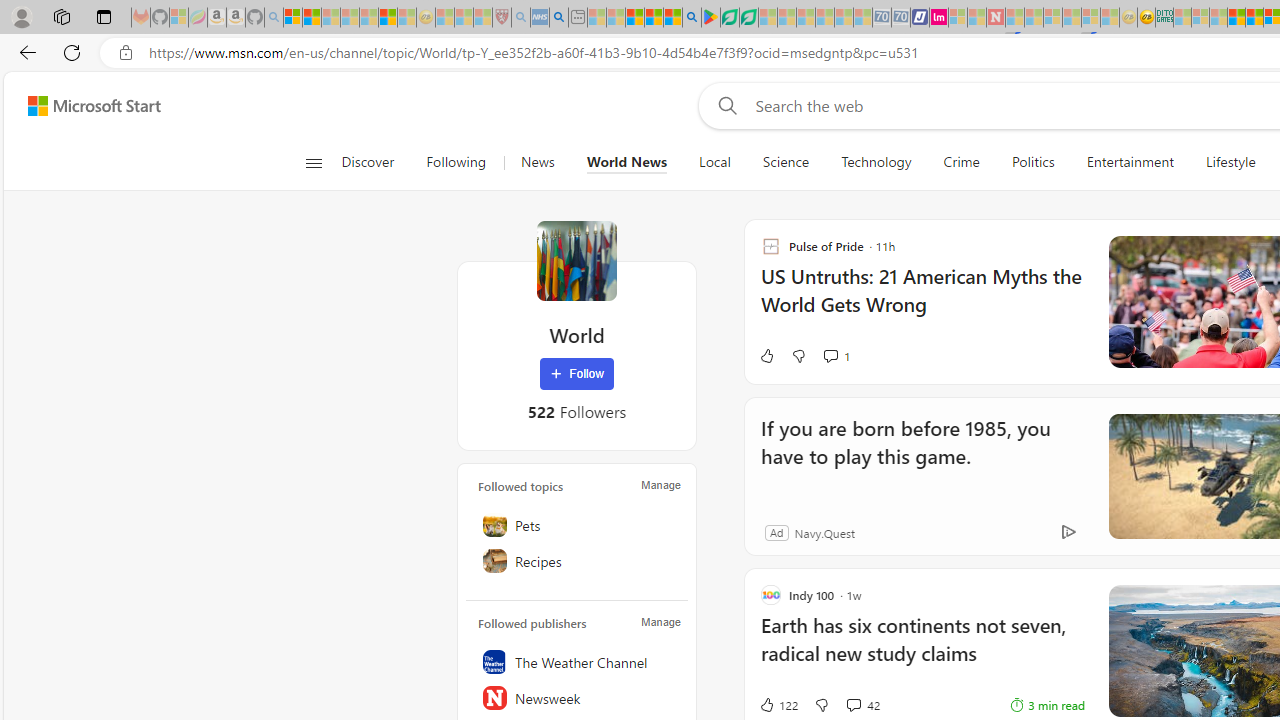 This screenshot has width=1280, height=720. Describe the element at coordinates (862, 703) in the screenshot. I see `'View comments 42 Comment'` at that location.